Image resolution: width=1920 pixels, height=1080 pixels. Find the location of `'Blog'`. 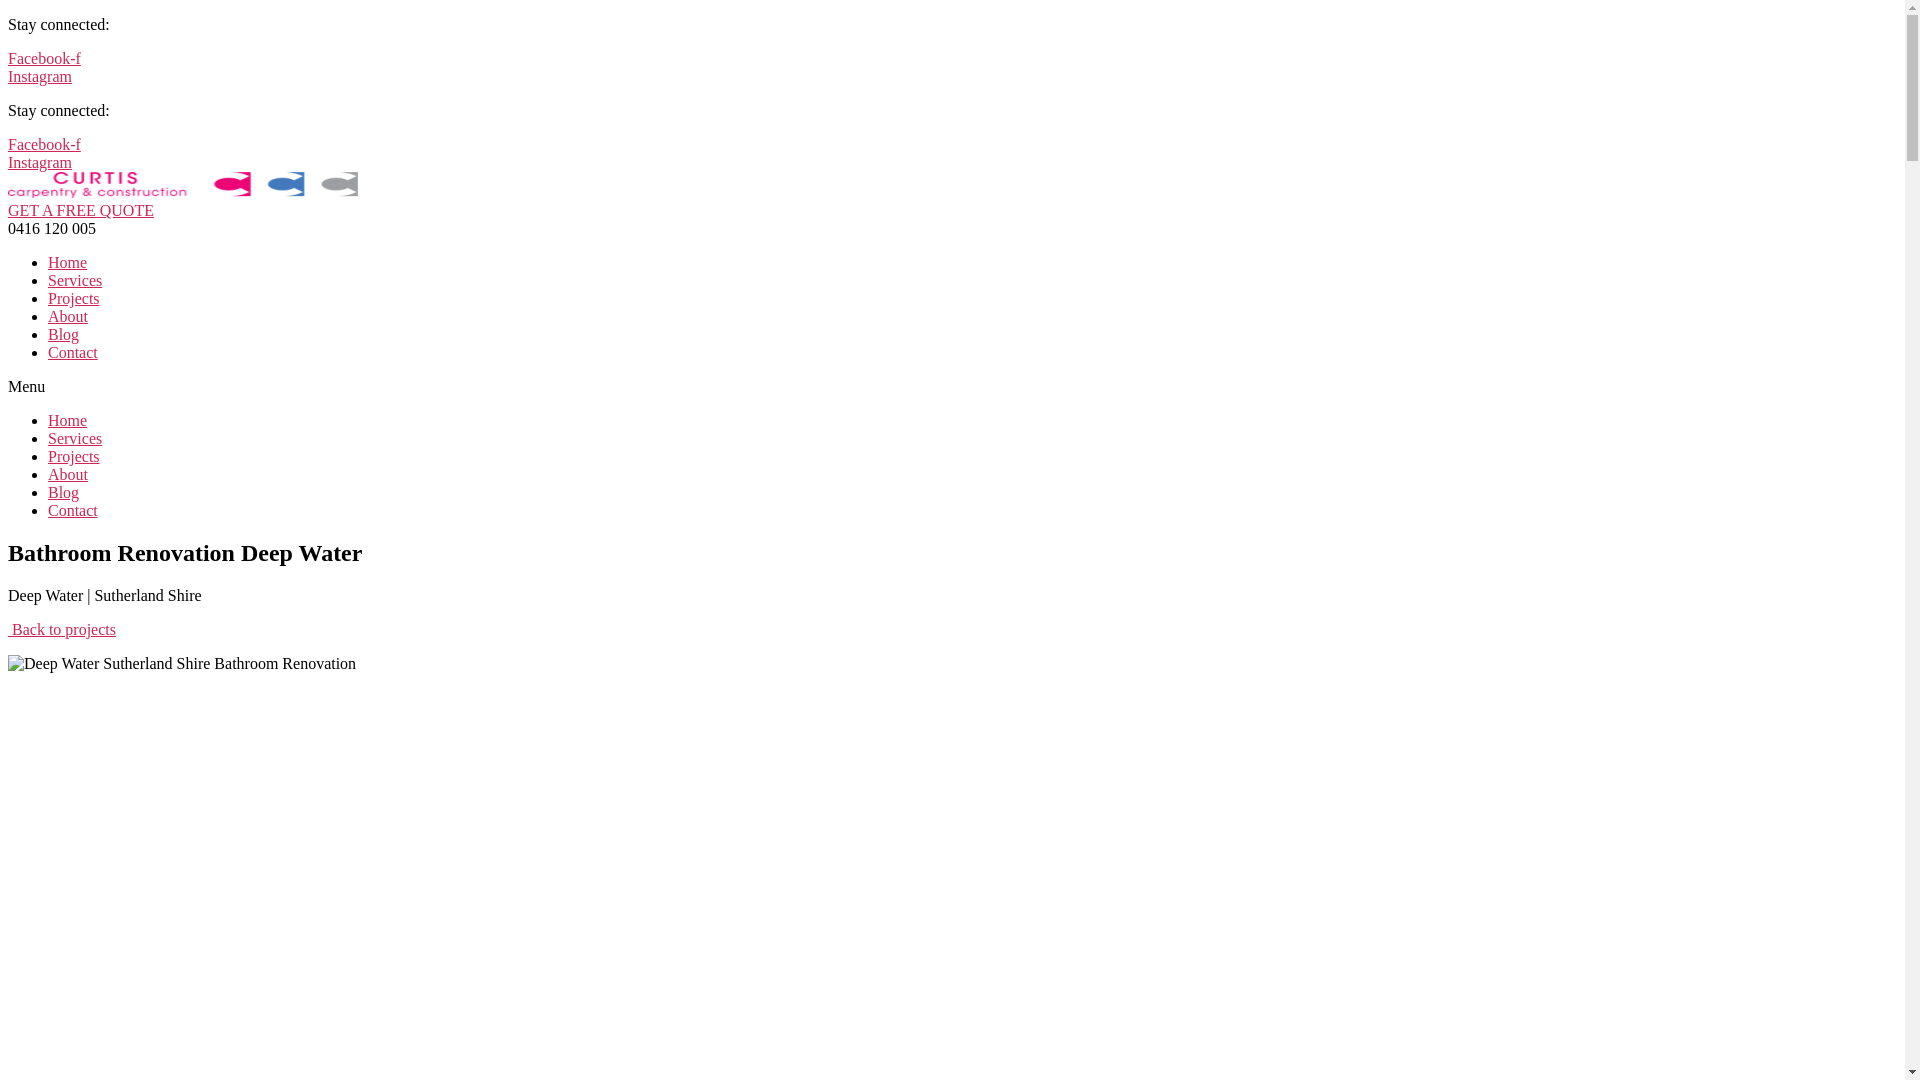

'Blog' is located at coordinates (48, 492).